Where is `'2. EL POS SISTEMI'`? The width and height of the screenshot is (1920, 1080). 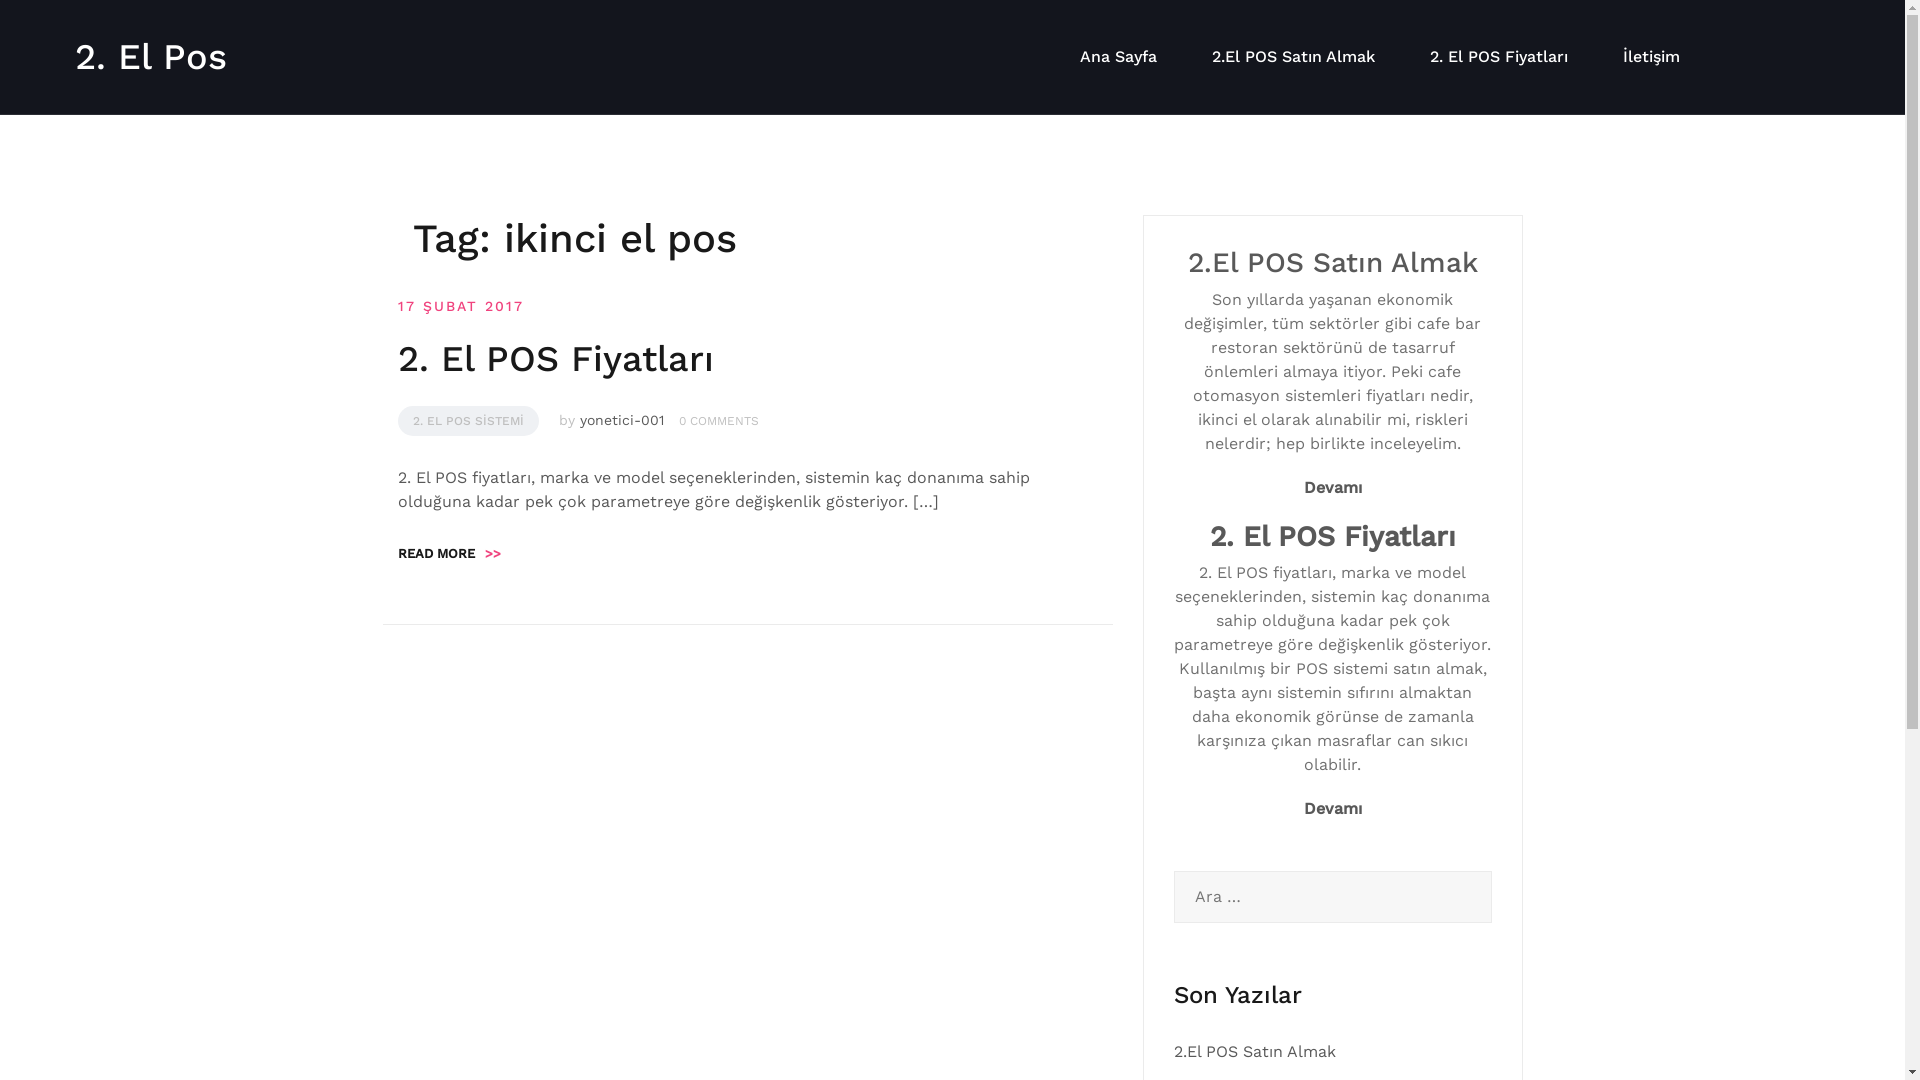 '2. EL POS SISTEMI' is located at coordinates (467, 419).